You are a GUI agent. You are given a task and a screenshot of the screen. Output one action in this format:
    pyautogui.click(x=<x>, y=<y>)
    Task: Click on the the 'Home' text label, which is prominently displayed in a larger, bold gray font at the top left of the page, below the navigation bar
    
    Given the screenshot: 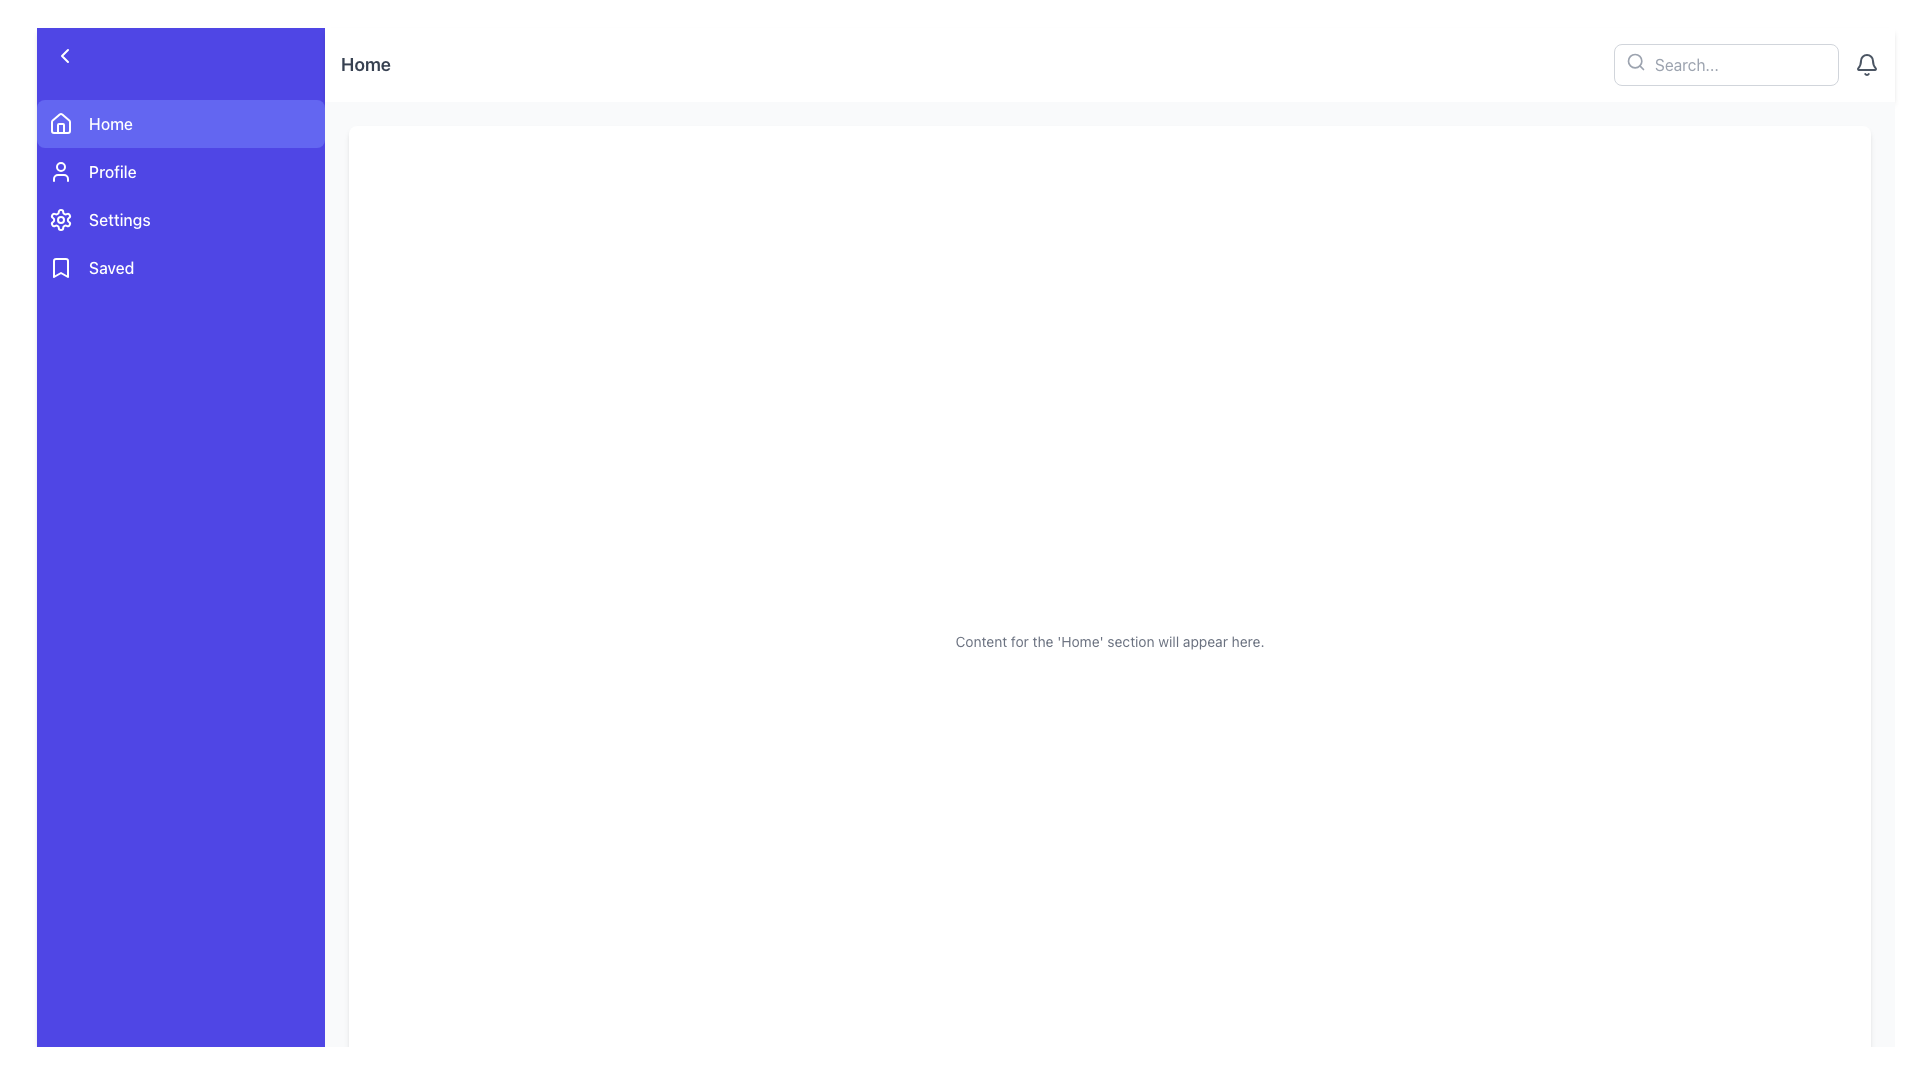 What is the action you would take?
    pyautogui.click(x=365, y=64)
    